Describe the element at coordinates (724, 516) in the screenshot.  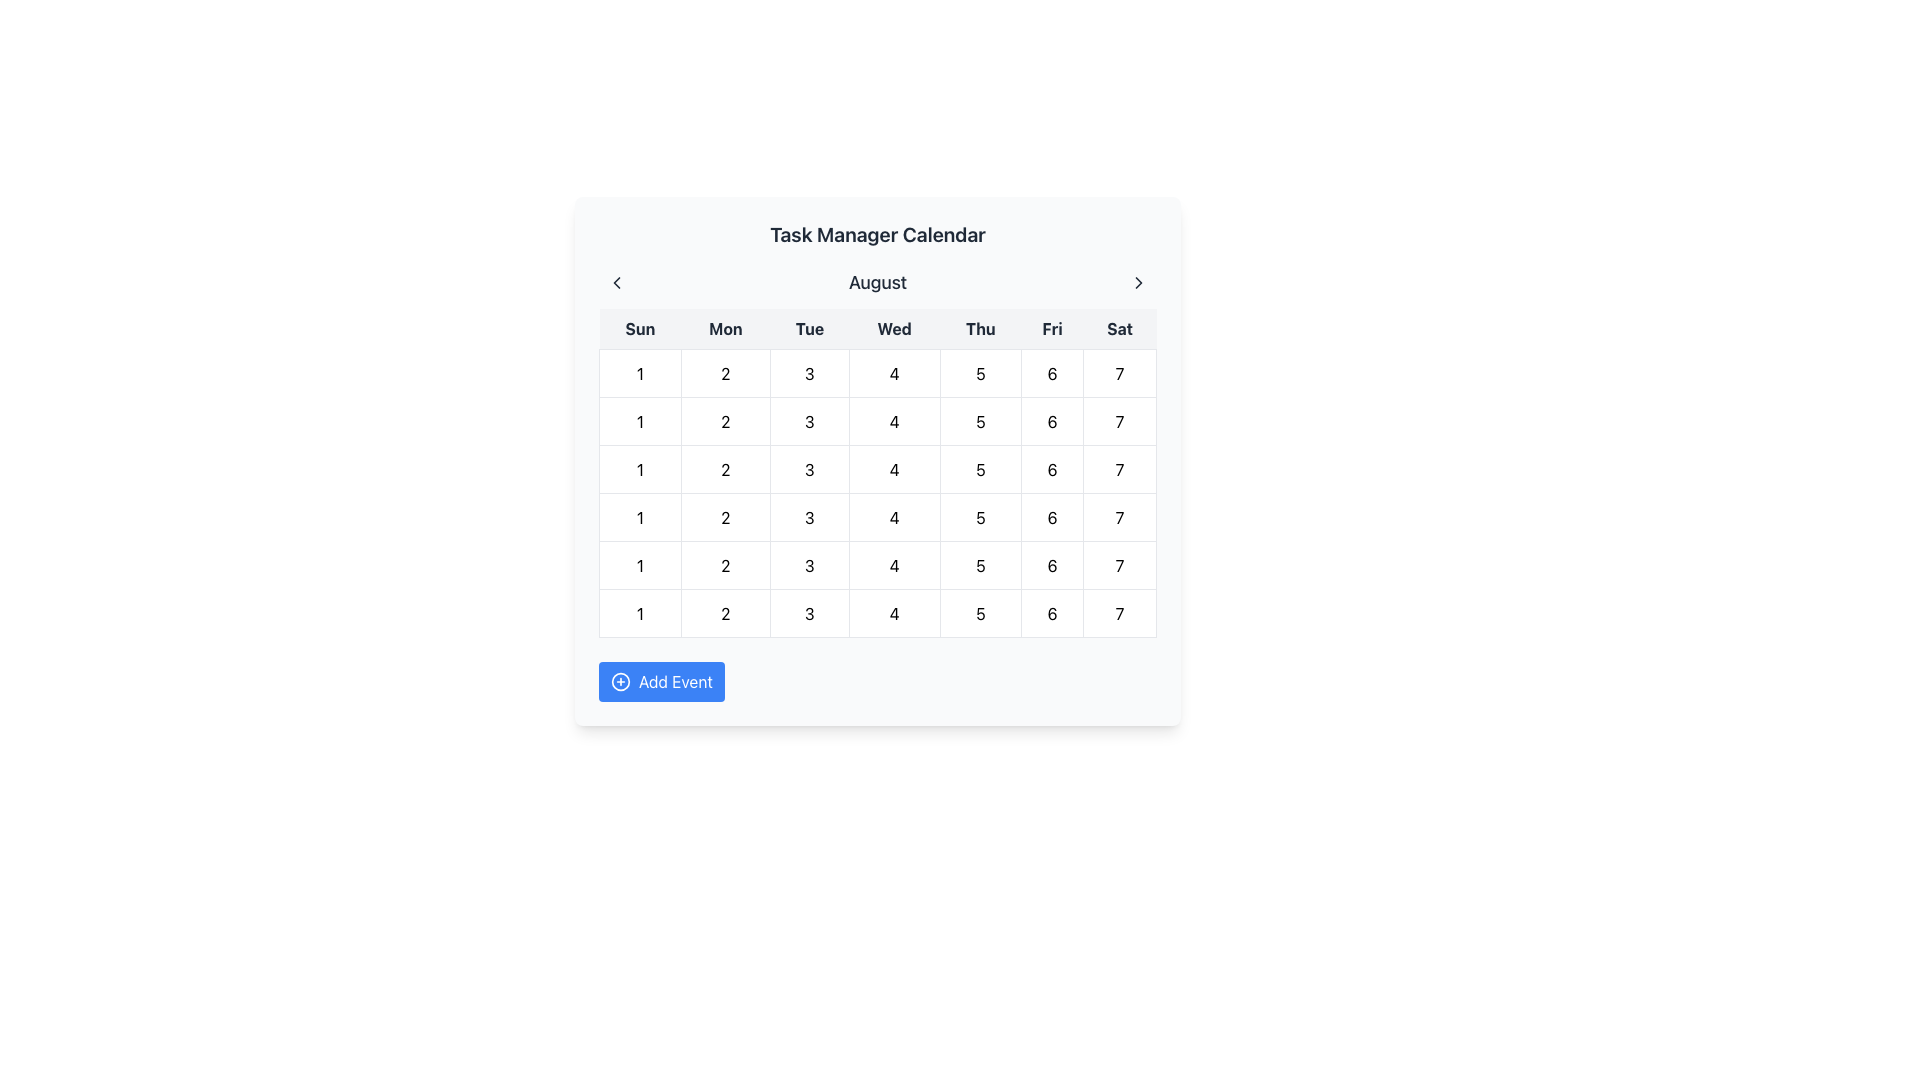
I see `the Calendar Day Cell displaying '2'` at that location.